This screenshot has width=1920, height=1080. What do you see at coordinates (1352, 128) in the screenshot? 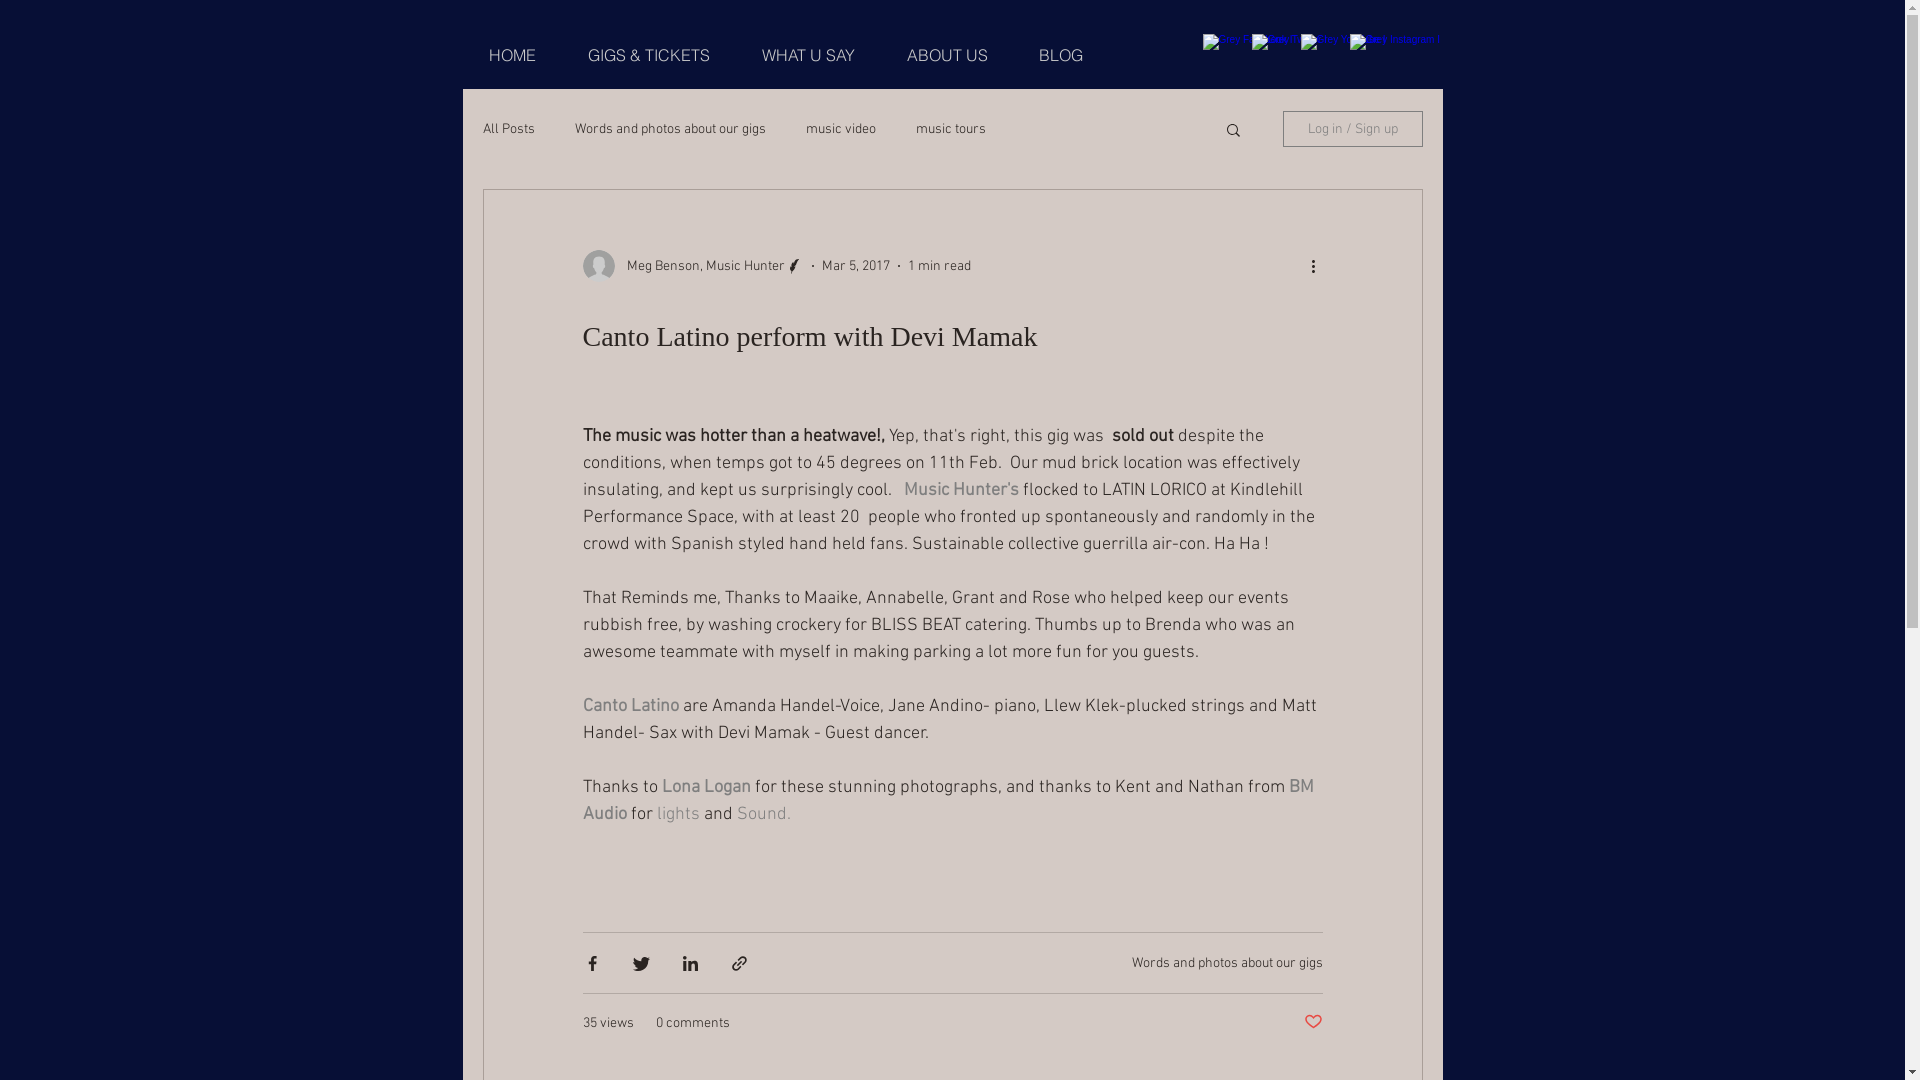
I see `'Log in / Sign up'` at bounding box center [1352, 128].